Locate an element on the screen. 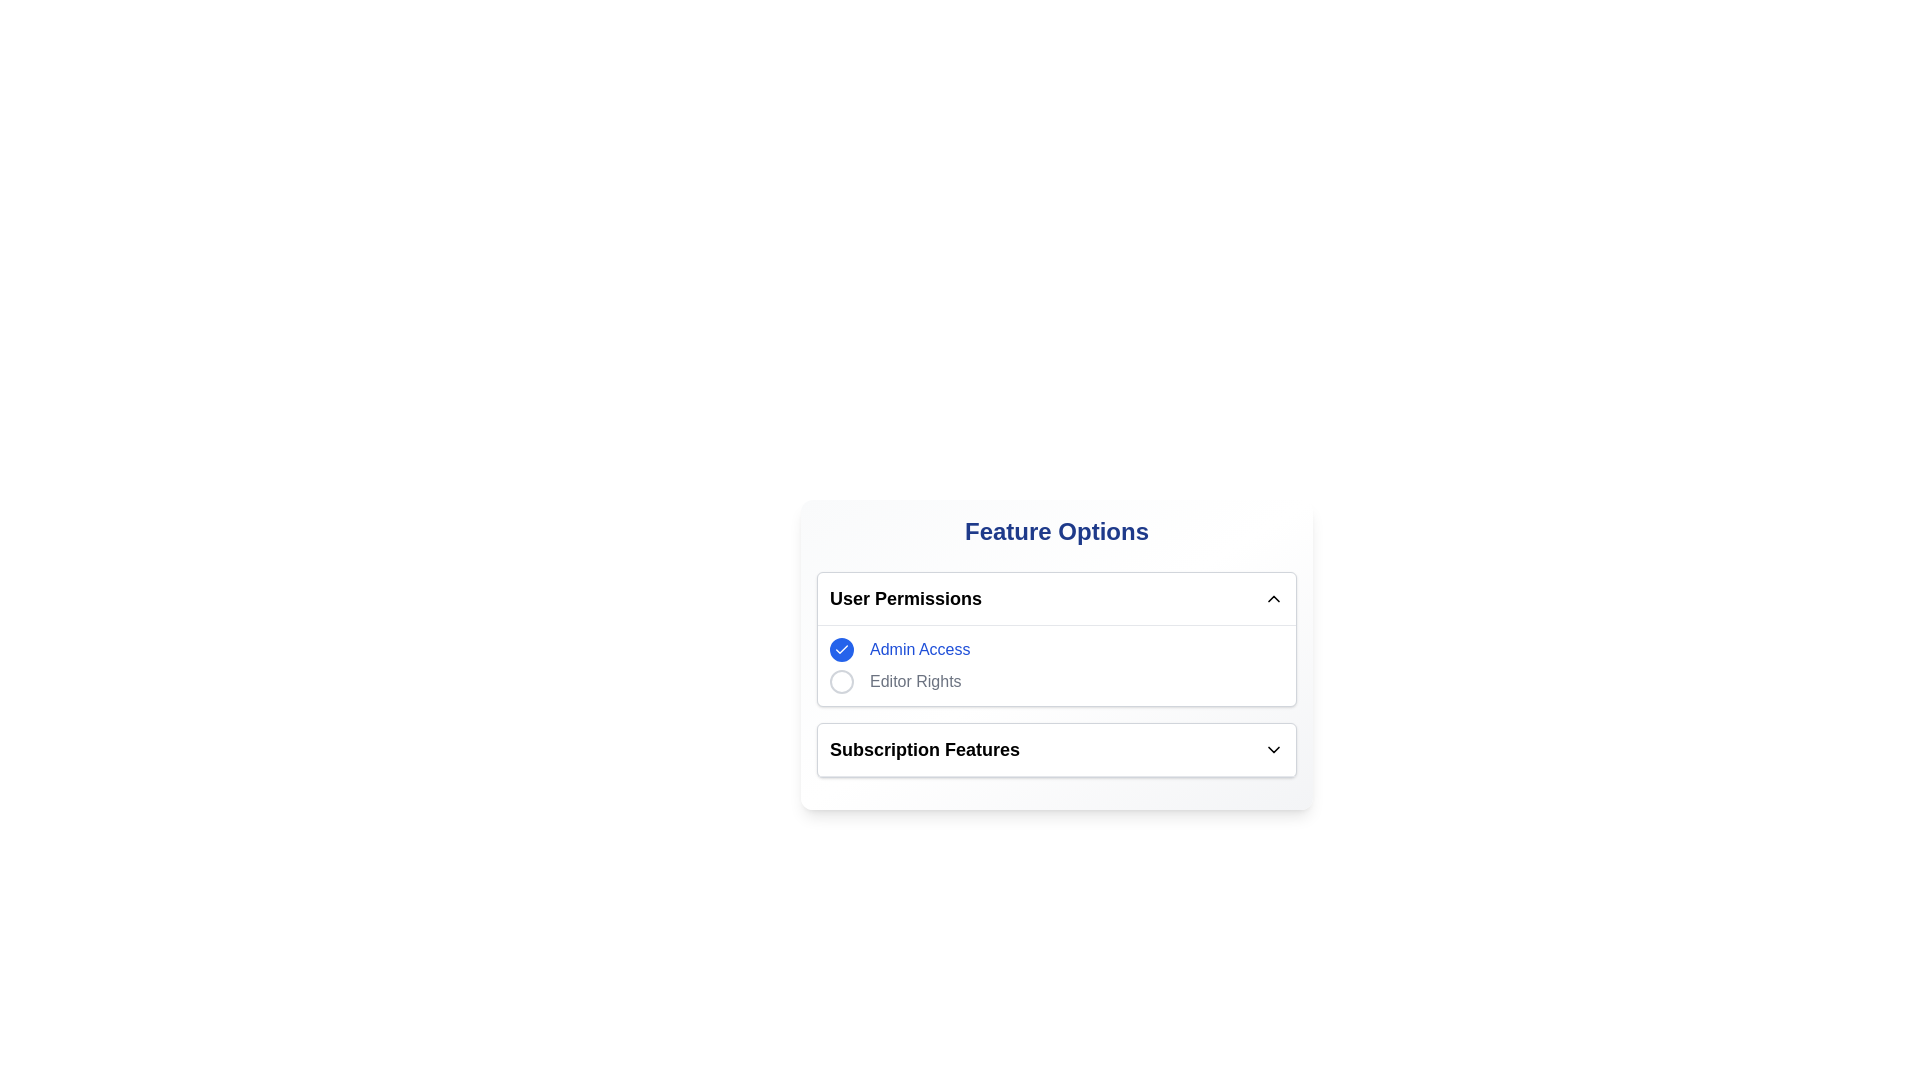 Image resolution: width=1920 pixels, height=1080 pixels. the small circular icon with a gray border and light blue interior located to the left of the text 'Editor Rights' under the heading 'User Permissions' is located at coordinates (841, 681).